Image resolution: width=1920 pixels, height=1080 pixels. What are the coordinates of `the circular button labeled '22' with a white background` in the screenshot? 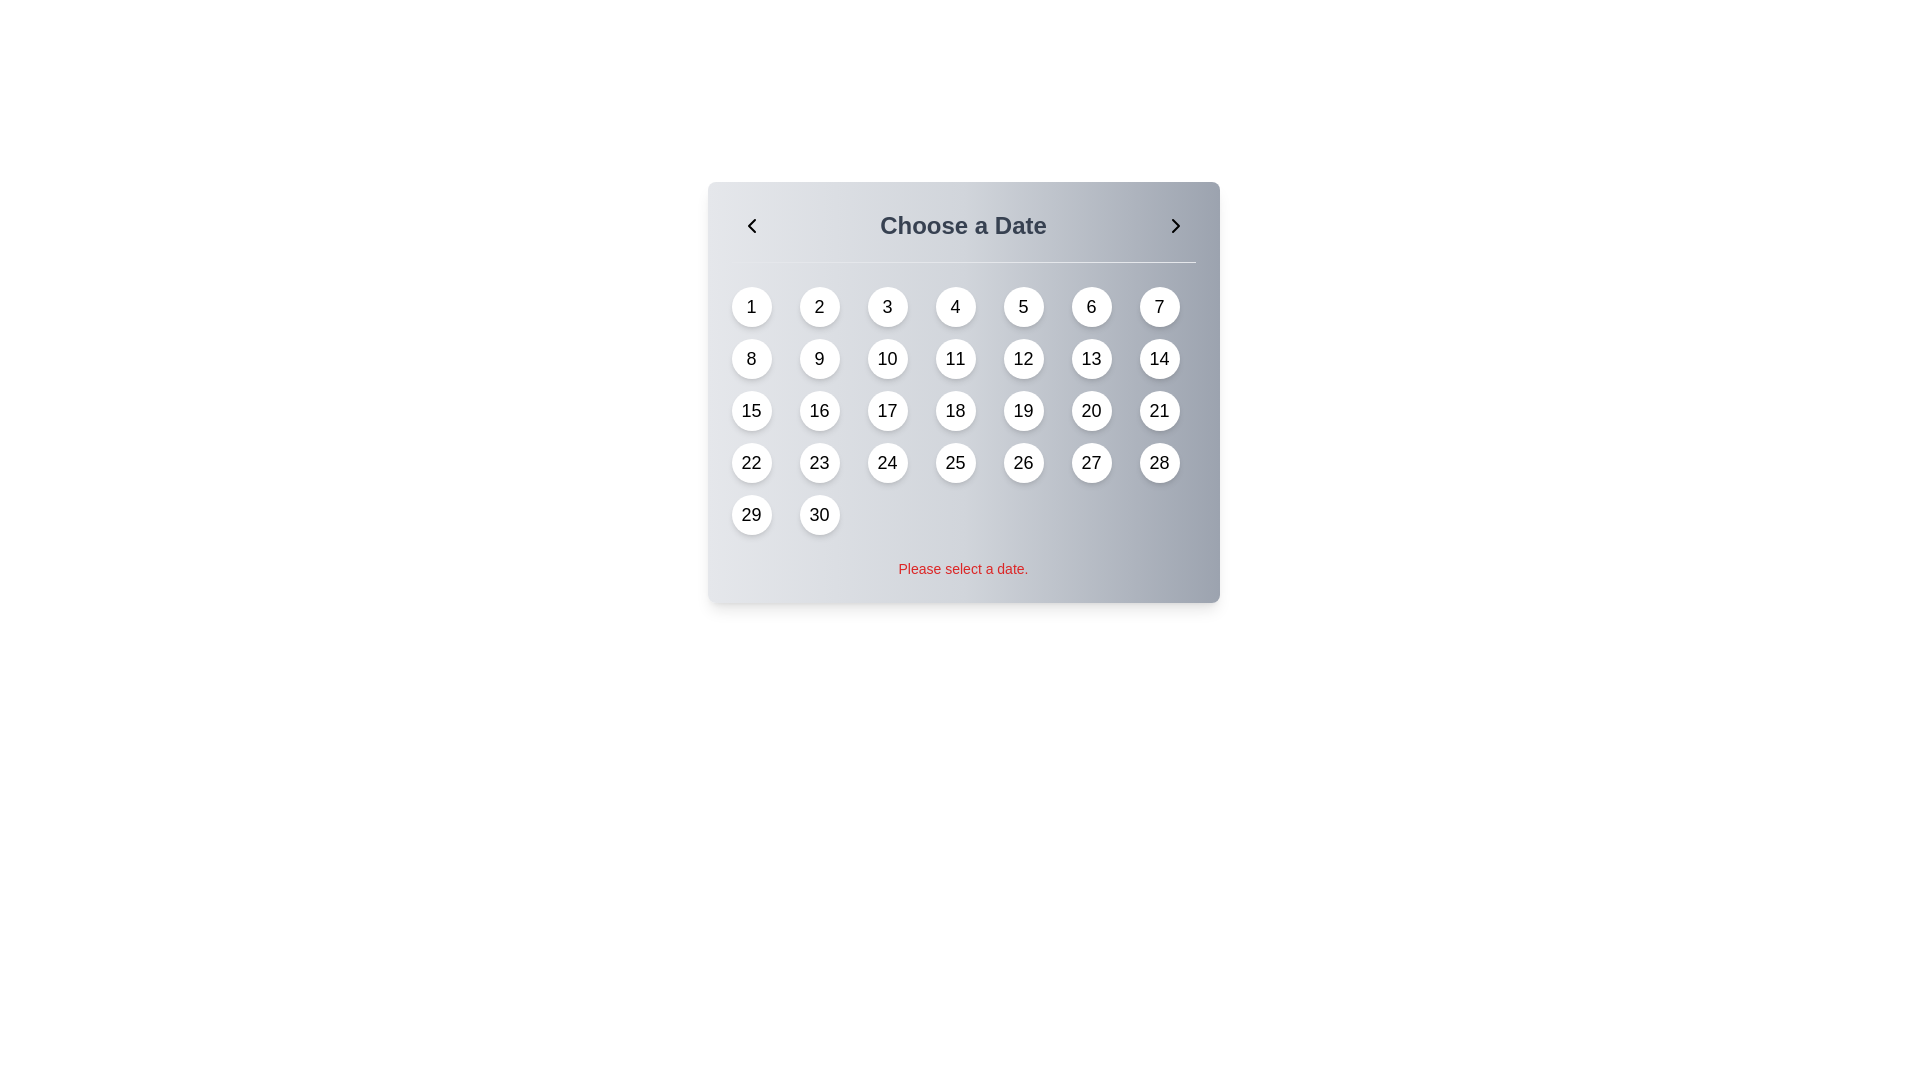 It's located at (750, 462).